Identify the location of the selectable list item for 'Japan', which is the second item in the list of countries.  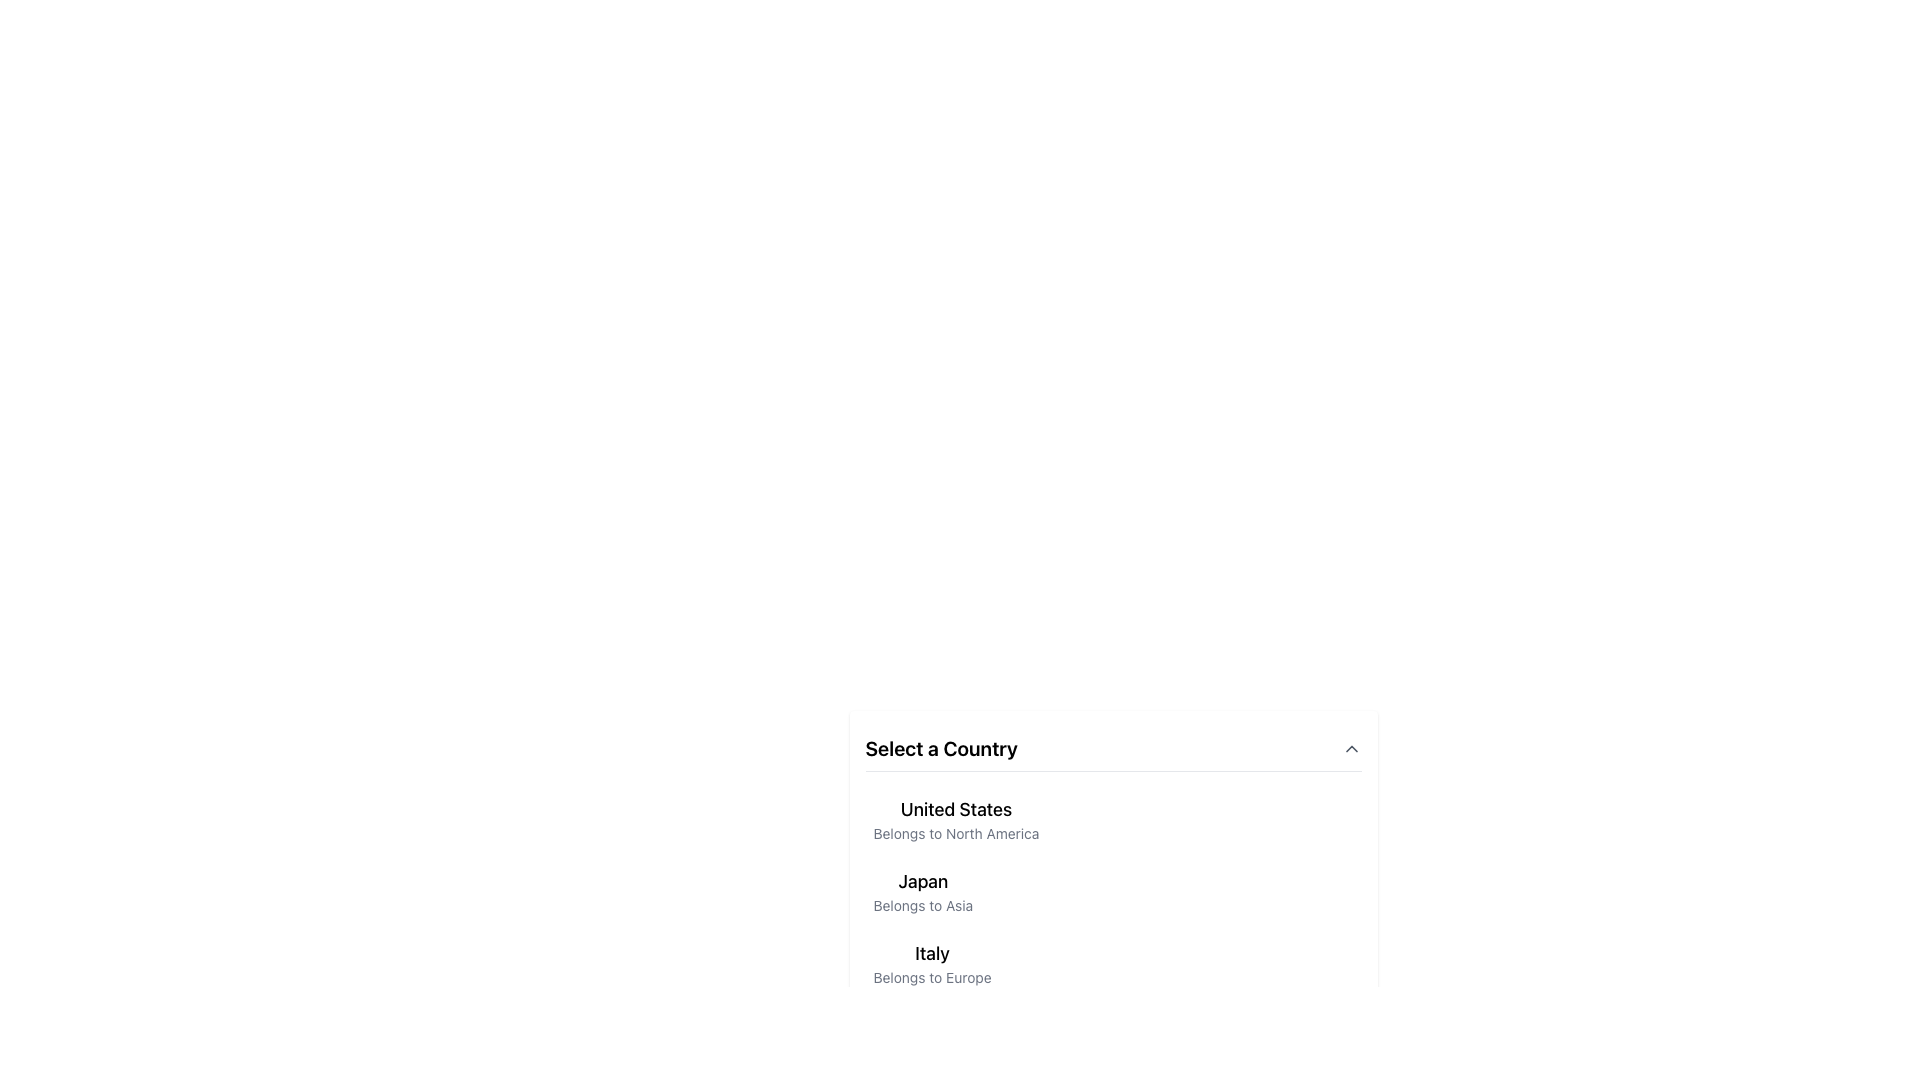
(922, 890).